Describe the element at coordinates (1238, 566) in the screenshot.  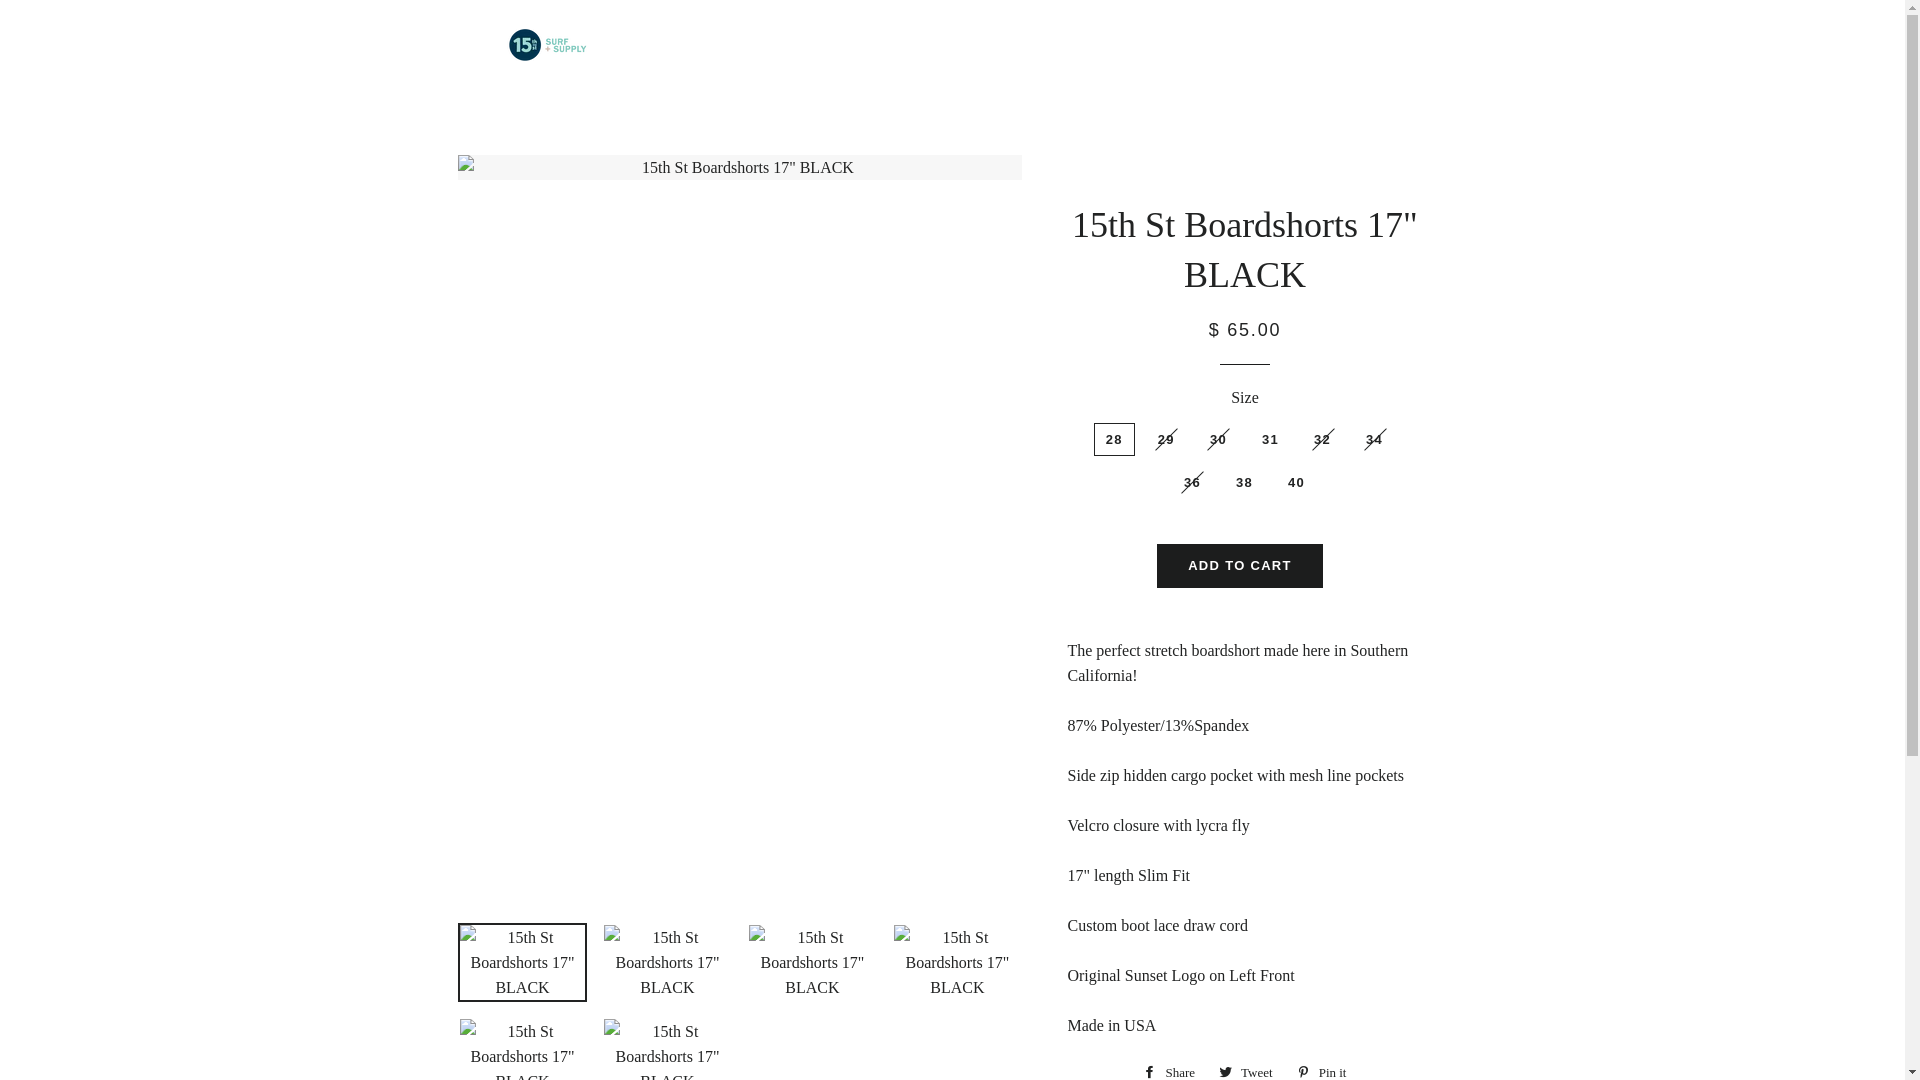
I see `'ADD TO CART'` at that location.